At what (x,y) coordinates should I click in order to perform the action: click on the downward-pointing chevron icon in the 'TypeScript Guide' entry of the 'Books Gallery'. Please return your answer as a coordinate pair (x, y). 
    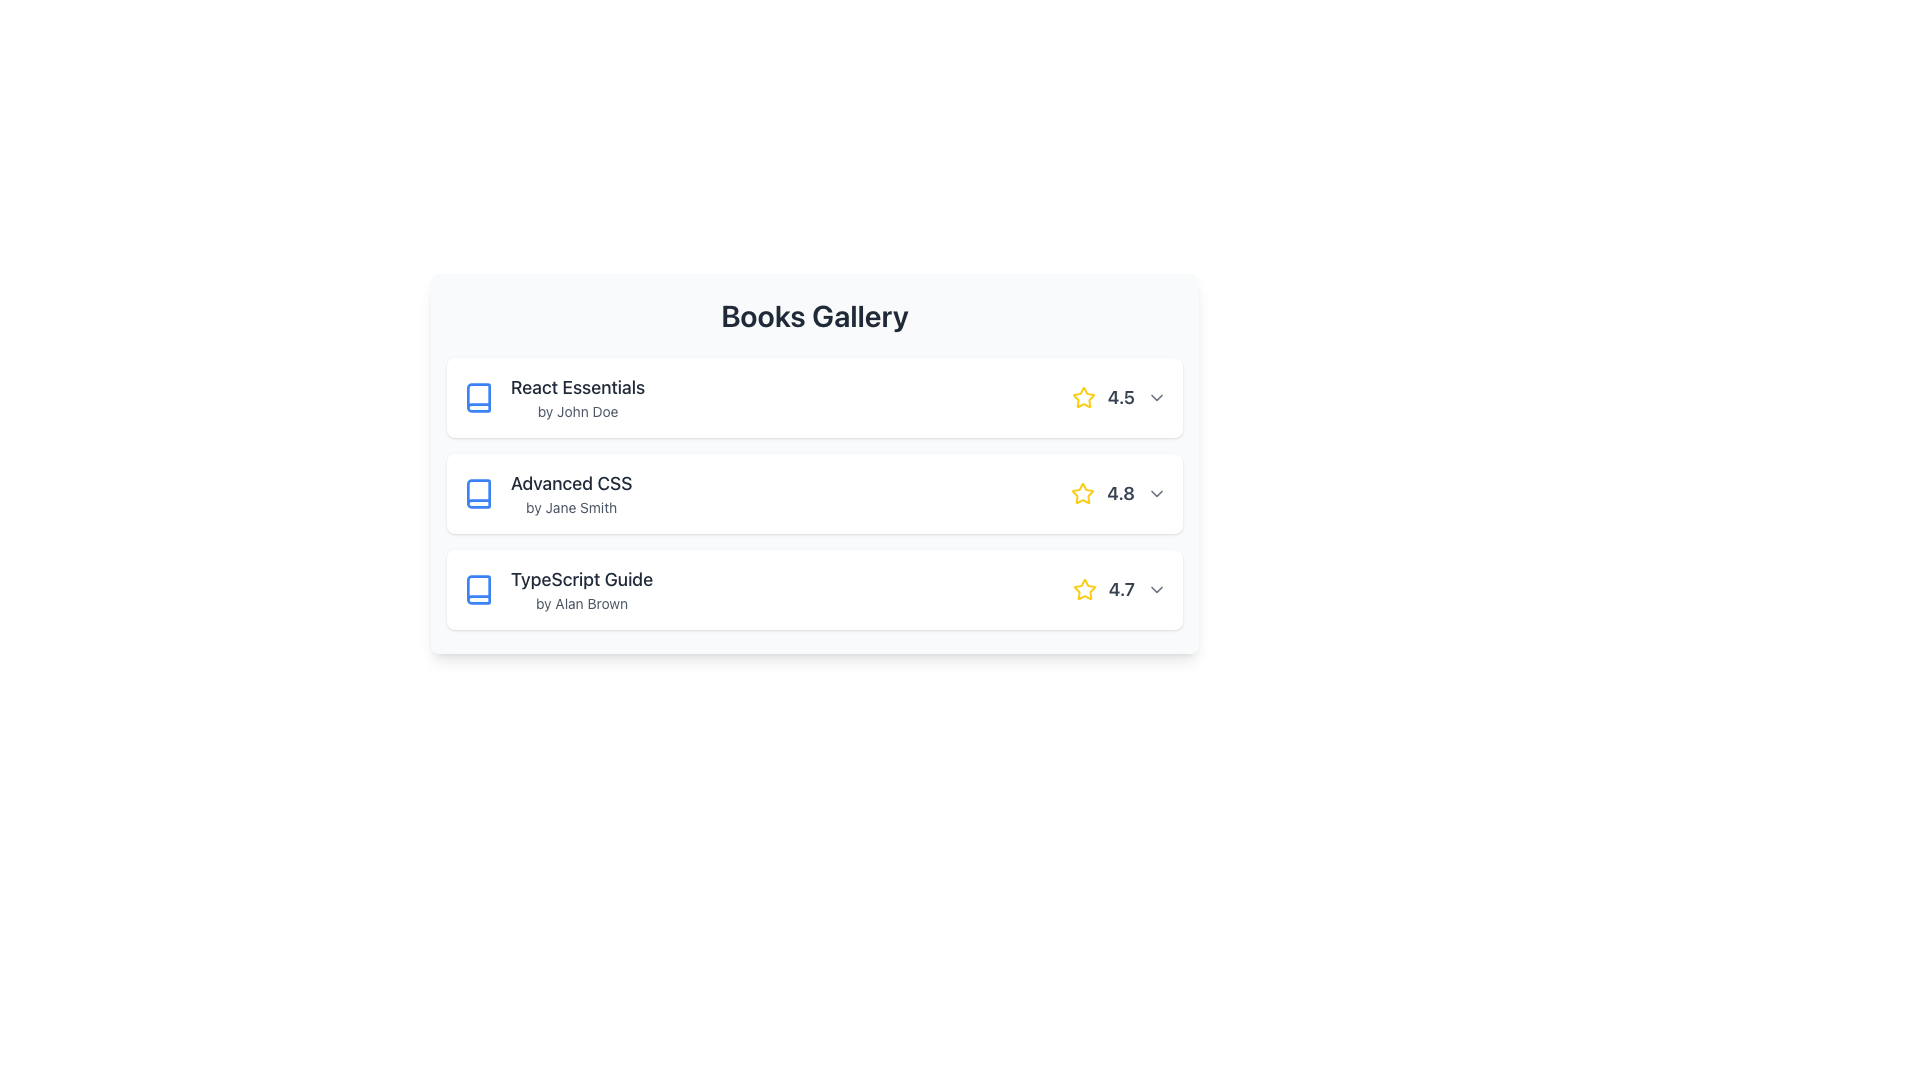
    Looking at the image, I should click on (1156, 589).